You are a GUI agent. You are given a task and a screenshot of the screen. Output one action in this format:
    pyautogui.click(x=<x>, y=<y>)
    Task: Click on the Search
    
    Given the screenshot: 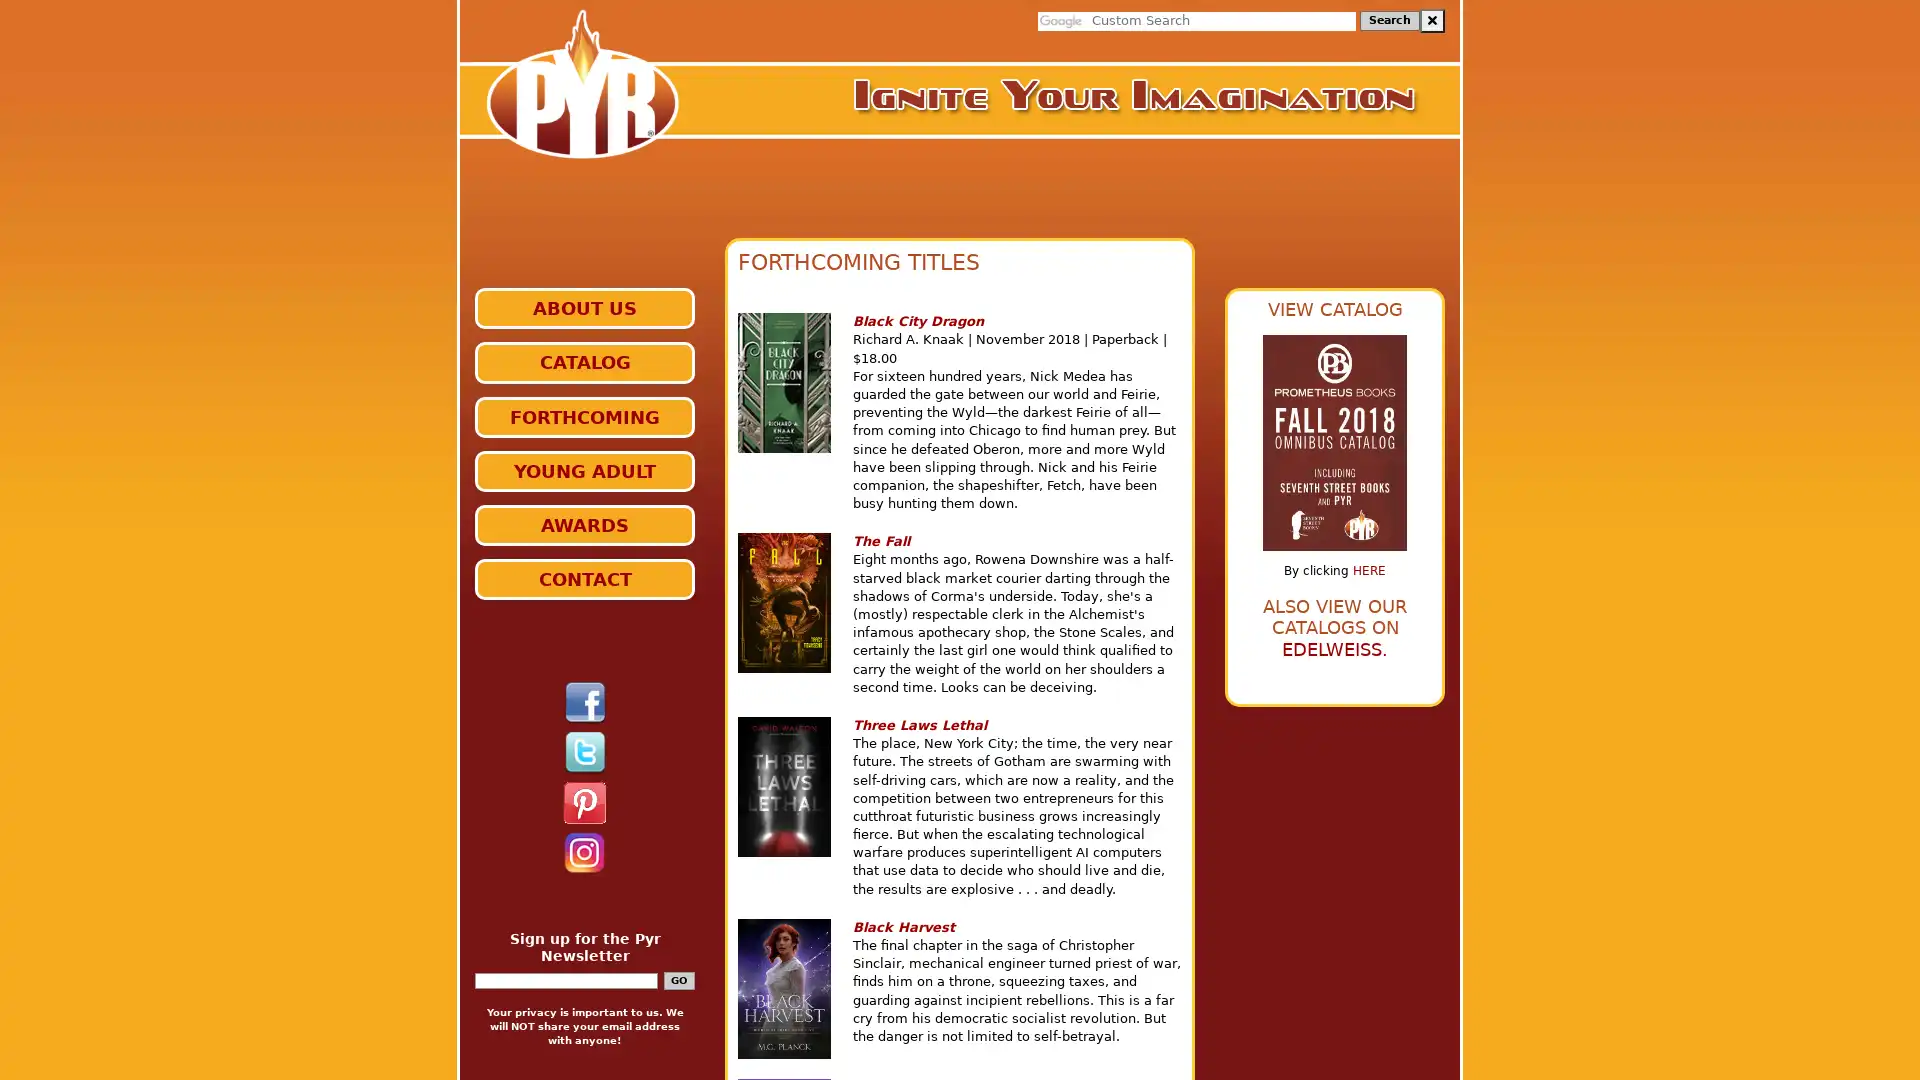 What is the action you would take?
    pyautogui.click(x=1389, y=20)
    